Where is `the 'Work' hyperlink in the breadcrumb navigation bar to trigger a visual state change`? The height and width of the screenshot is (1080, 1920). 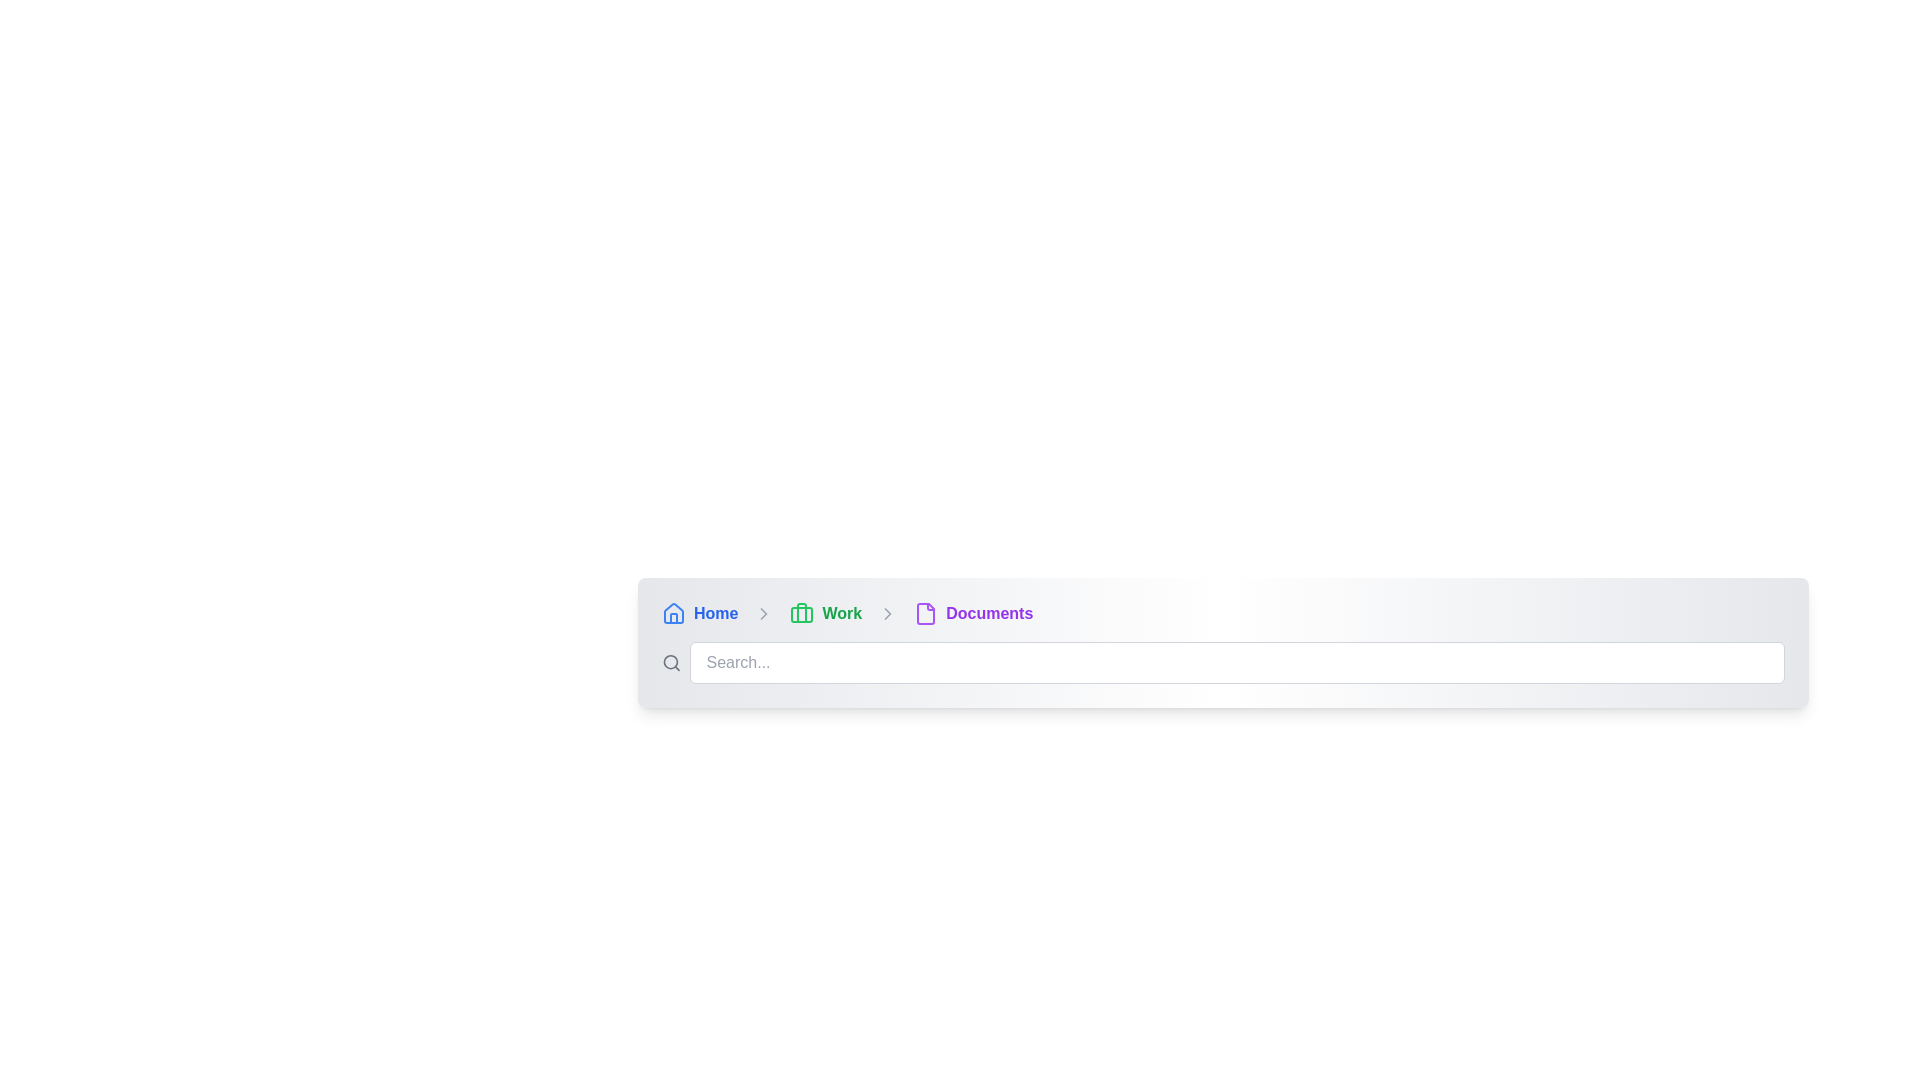 the 'Work' hyperlink in the breadcrumb navigation bar to trigger a visual state change is located at coordinates (842, 612).